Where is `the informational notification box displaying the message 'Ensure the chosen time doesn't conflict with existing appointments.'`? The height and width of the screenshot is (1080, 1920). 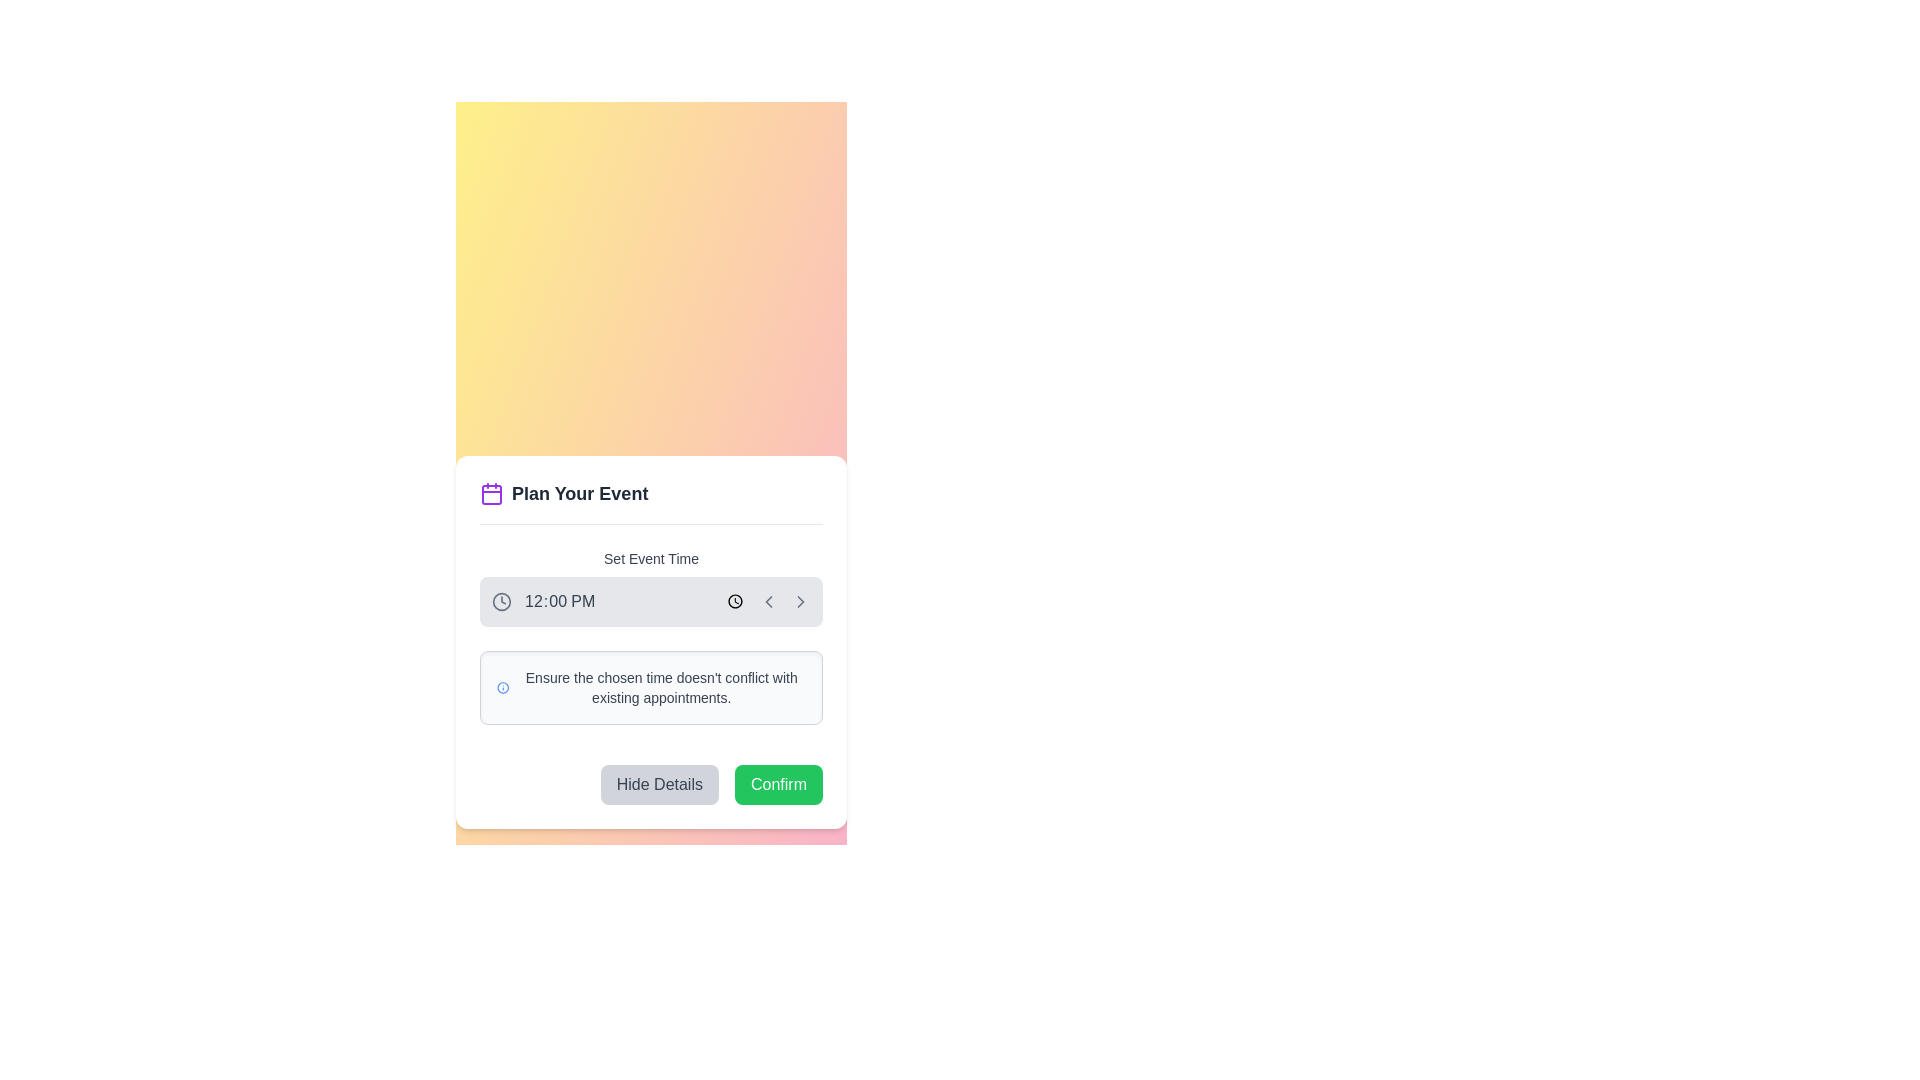 the informational notification box displaying the message 'Ensure the chosen time doesn't conflict with existing appointments.' is located at coordinates (651, 686).